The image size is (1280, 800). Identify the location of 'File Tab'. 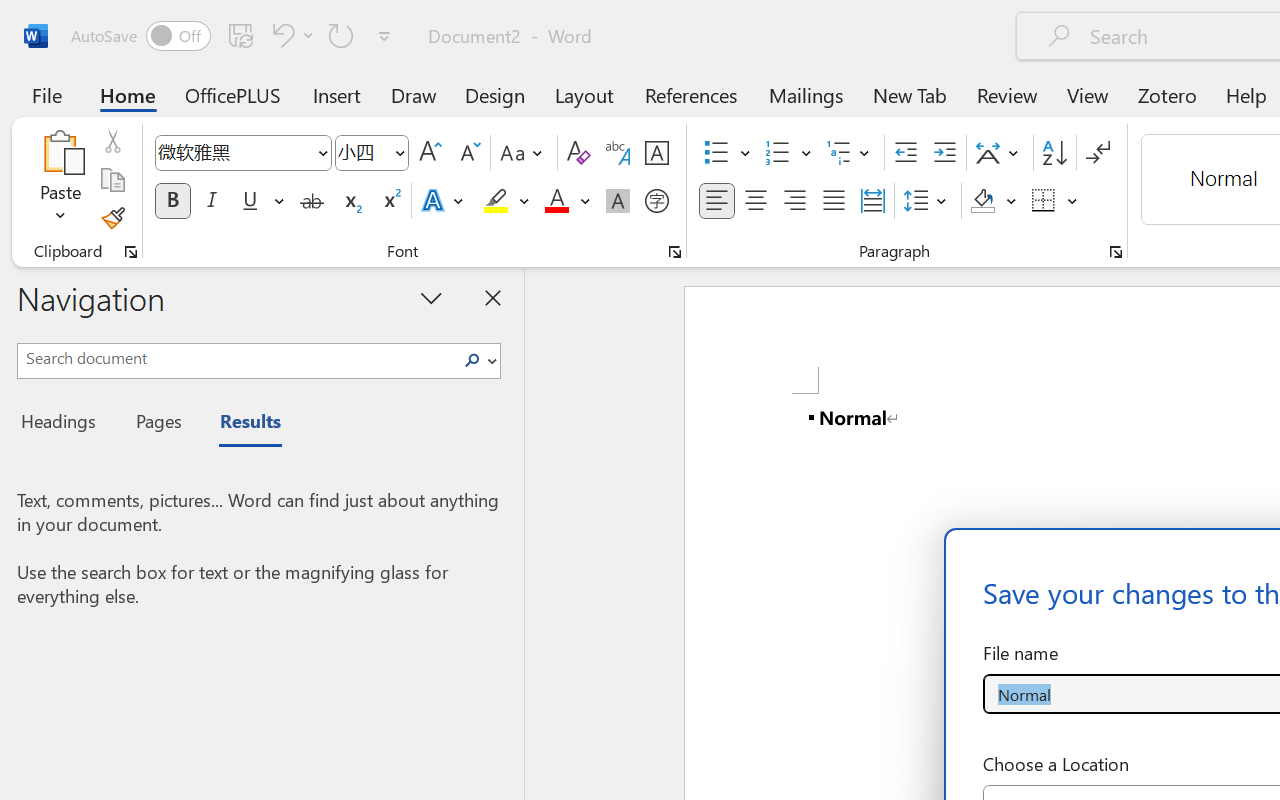
(46, 94).